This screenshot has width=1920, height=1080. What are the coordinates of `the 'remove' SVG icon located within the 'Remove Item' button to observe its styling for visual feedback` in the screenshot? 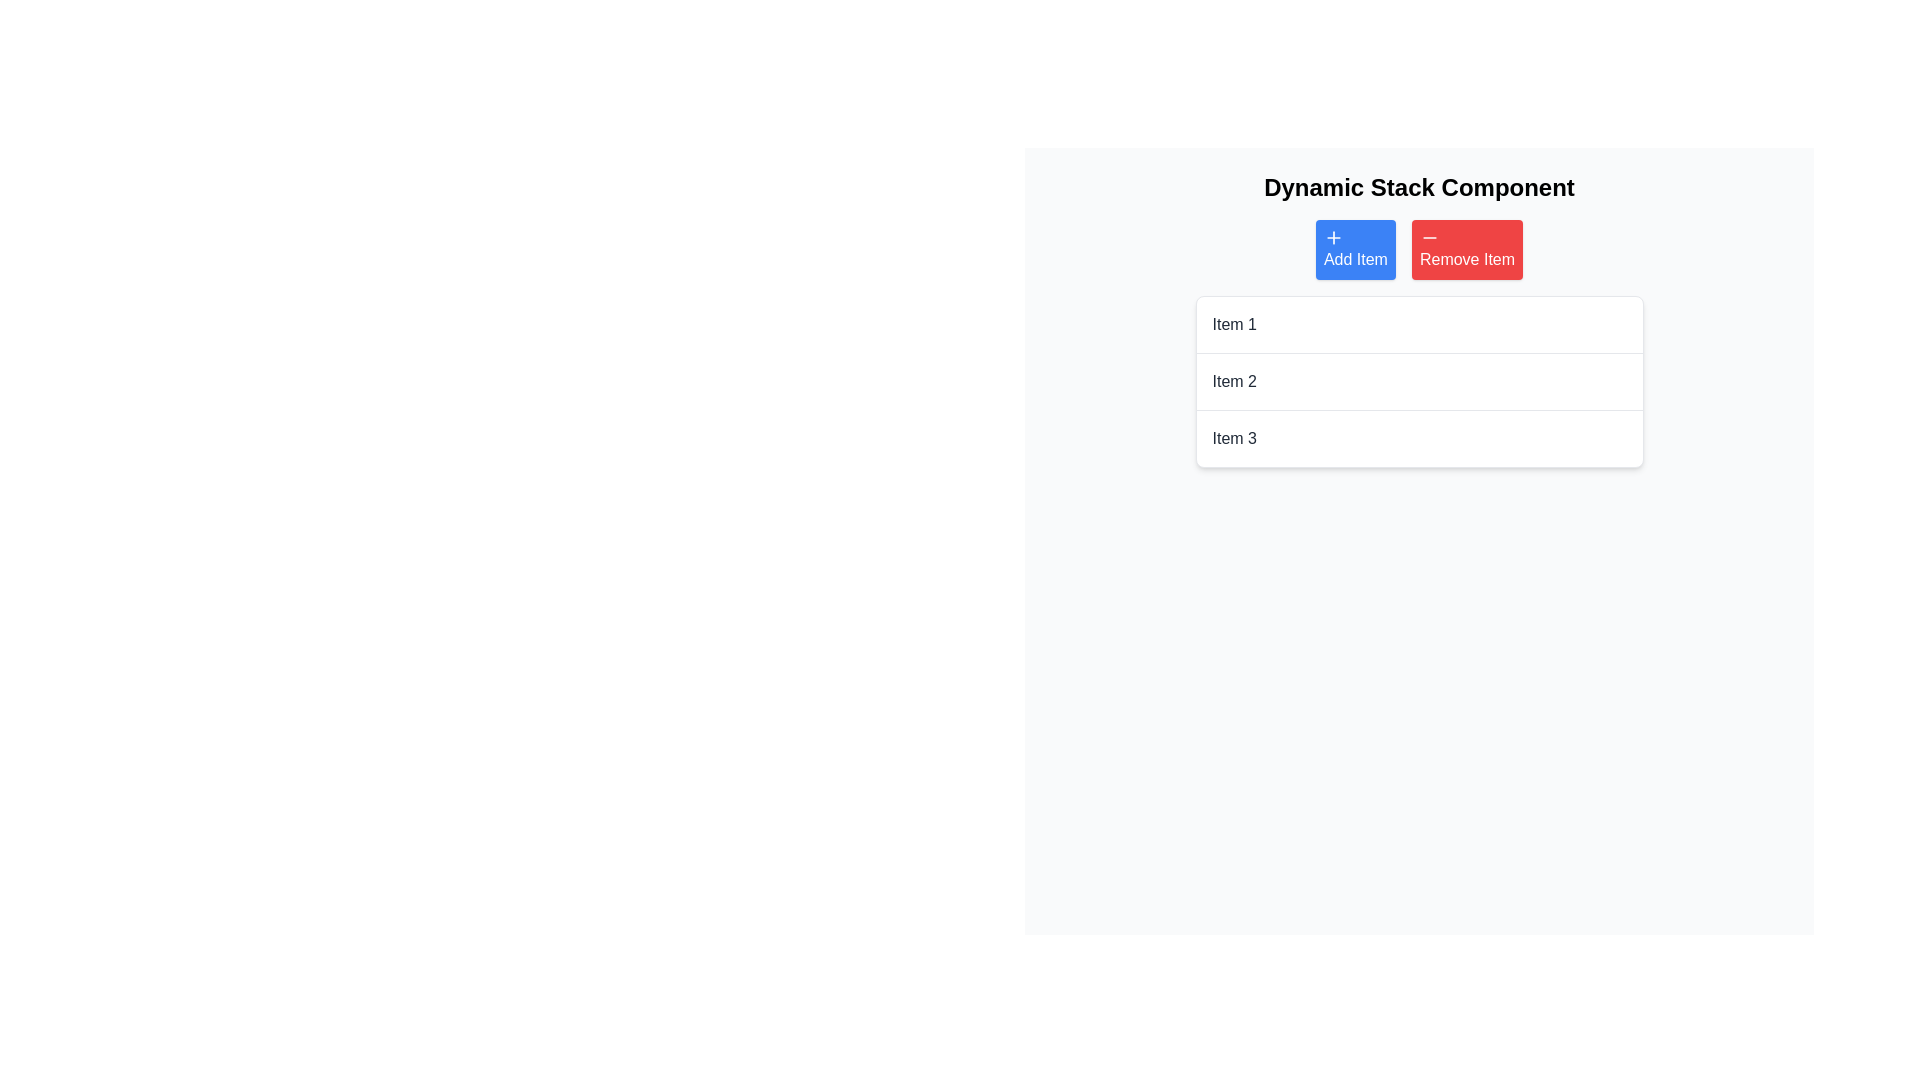 It's located at (1429, 237).